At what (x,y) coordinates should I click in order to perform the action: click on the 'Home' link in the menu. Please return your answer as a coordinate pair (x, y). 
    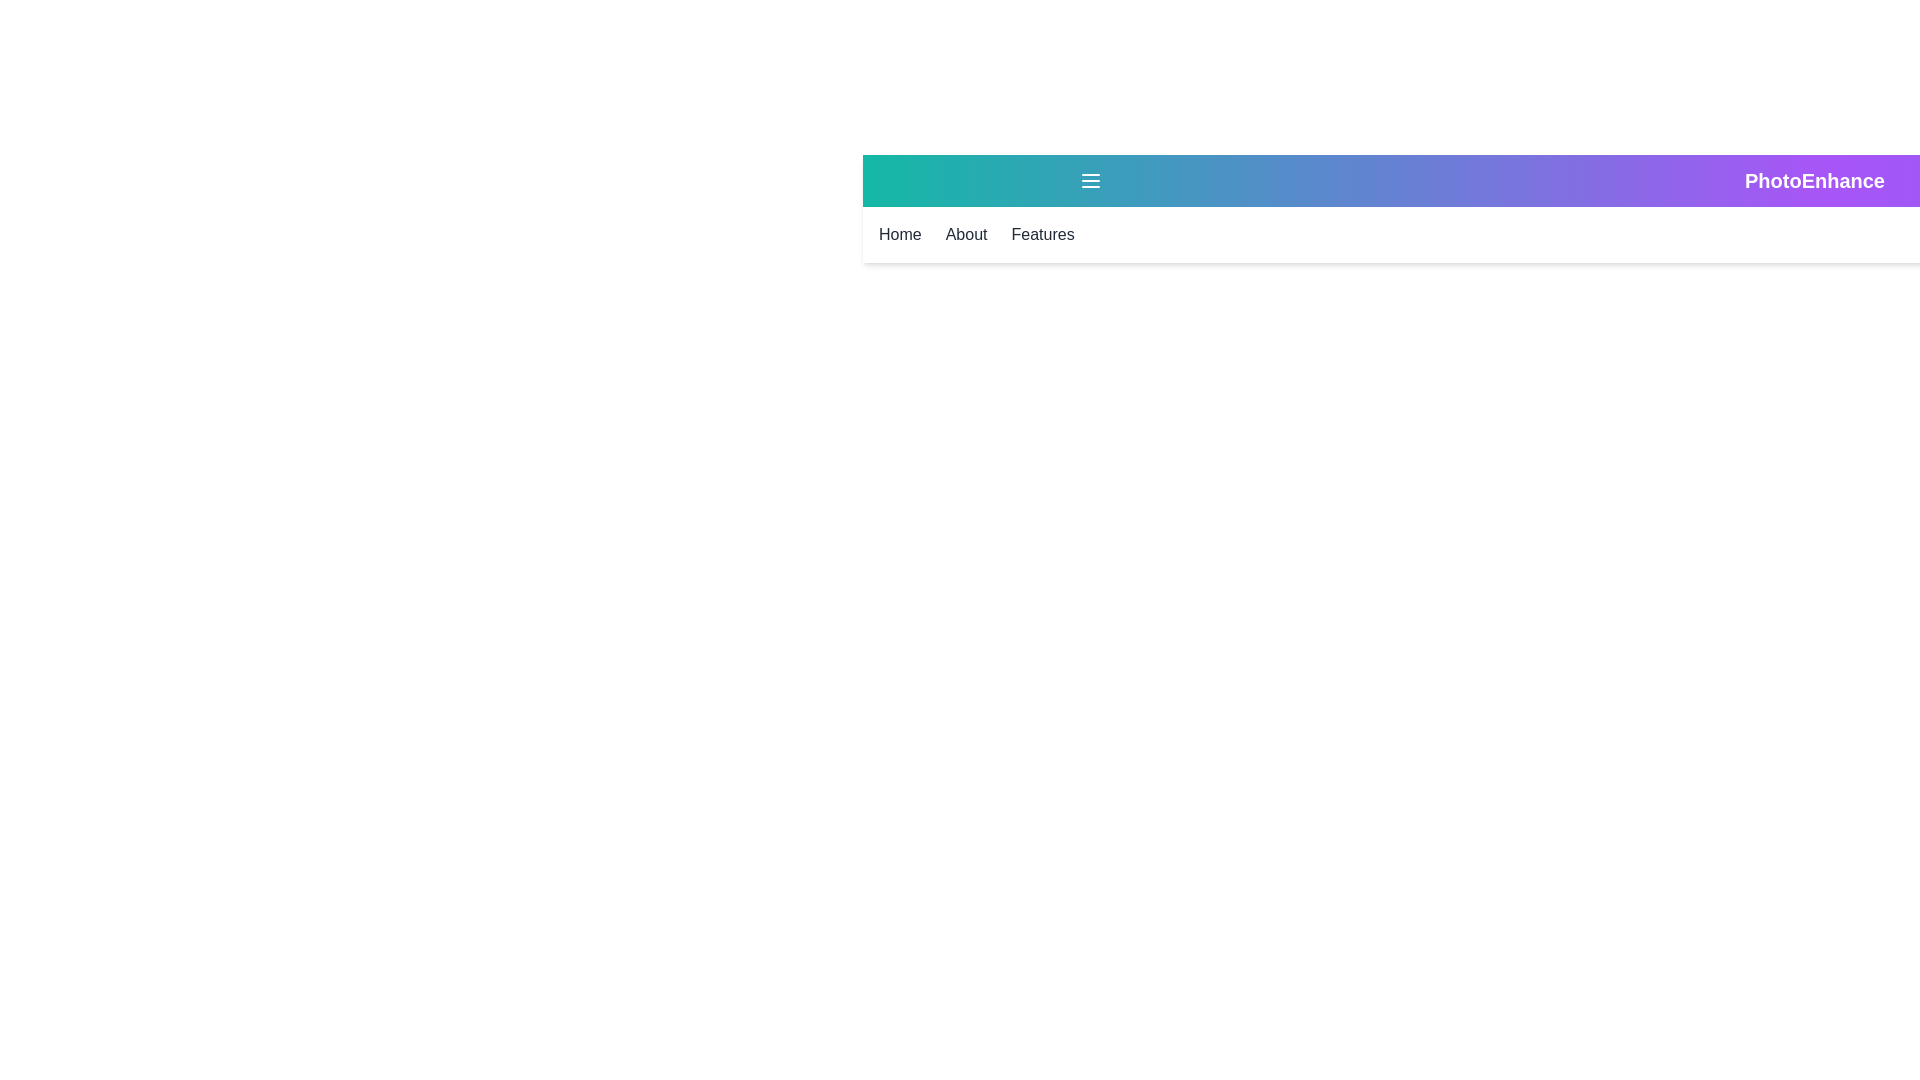
    Looking at the image, I should click on (899, 234).